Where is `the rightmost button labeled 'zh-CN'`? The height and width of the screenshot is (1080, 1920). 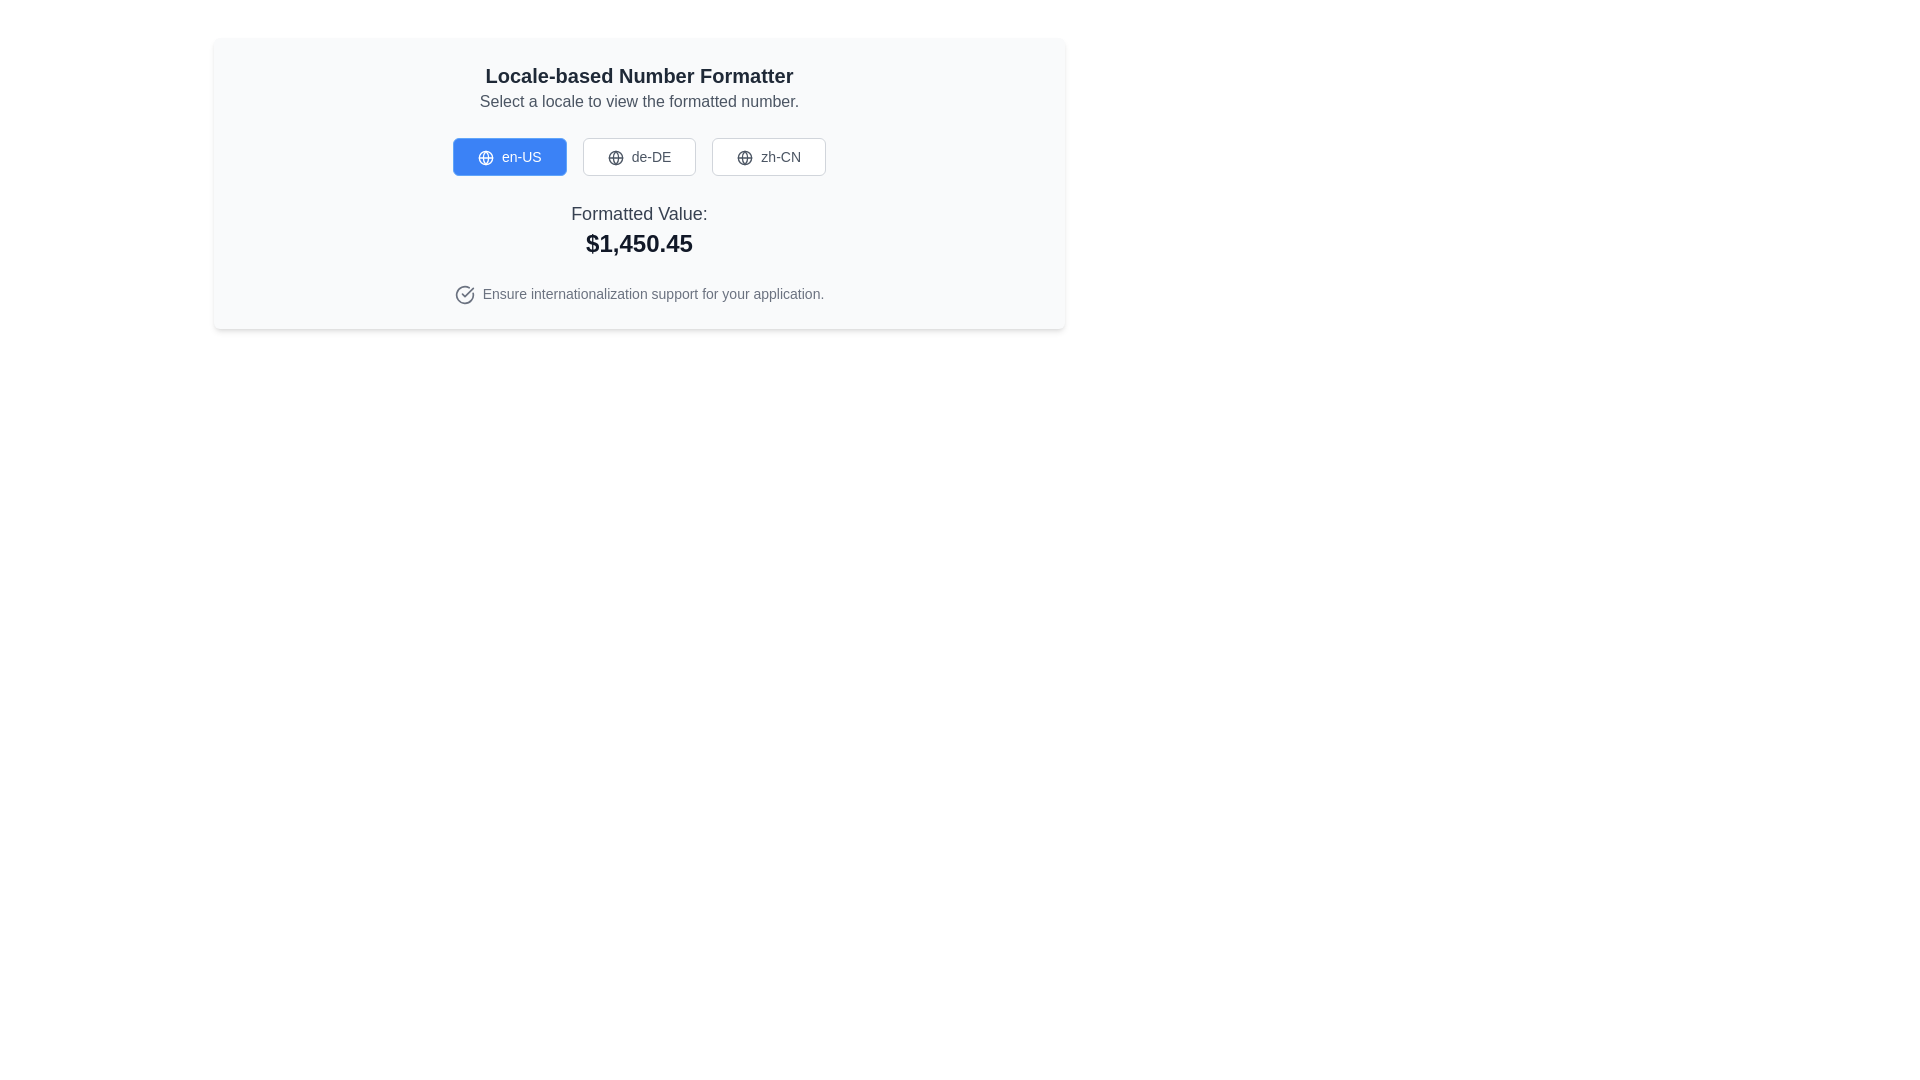 the rightmost button labeled 'zh-CN' is located at coordinates (768, 156).